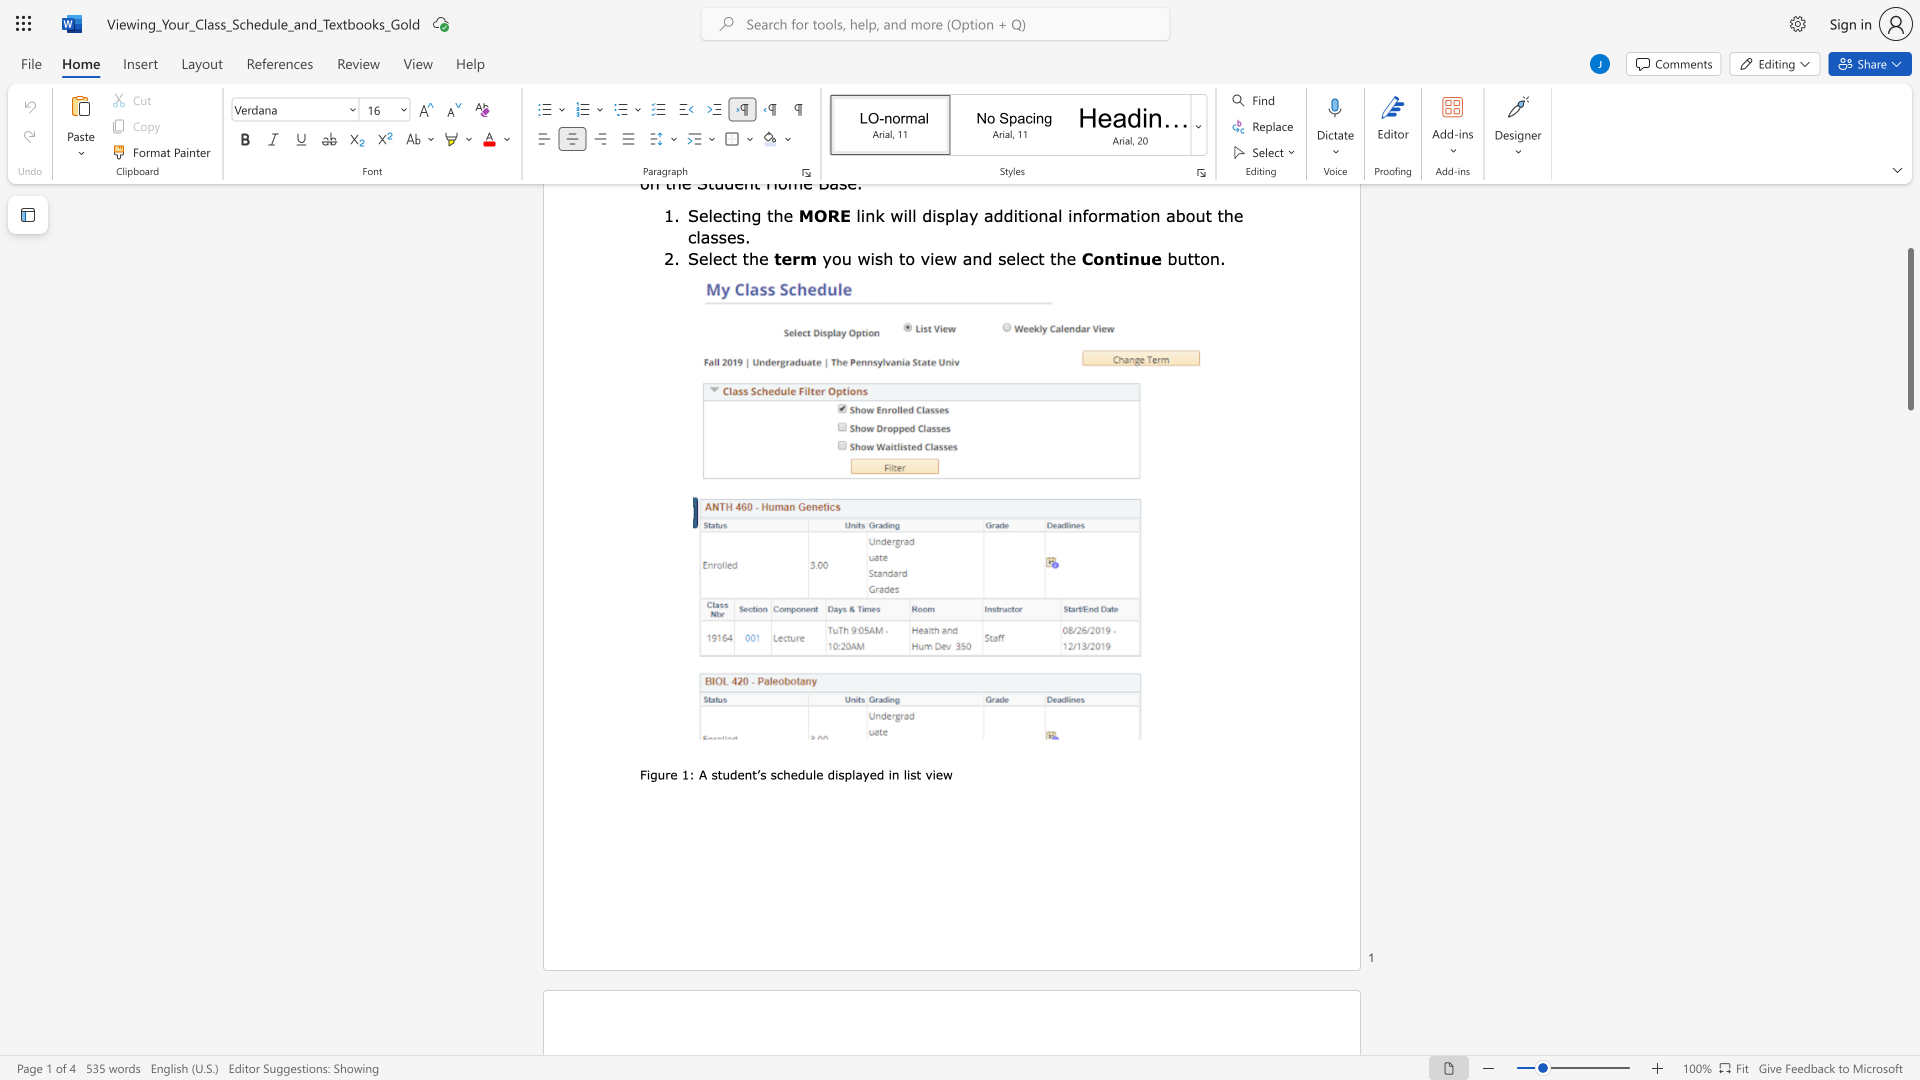 Image resolution: width=1920 pixels, height=1080 pixels. Describe the element at coordinates (1909, 328) in the screenshot. I see `the scrollbar and move down 30 pixels` at that location.